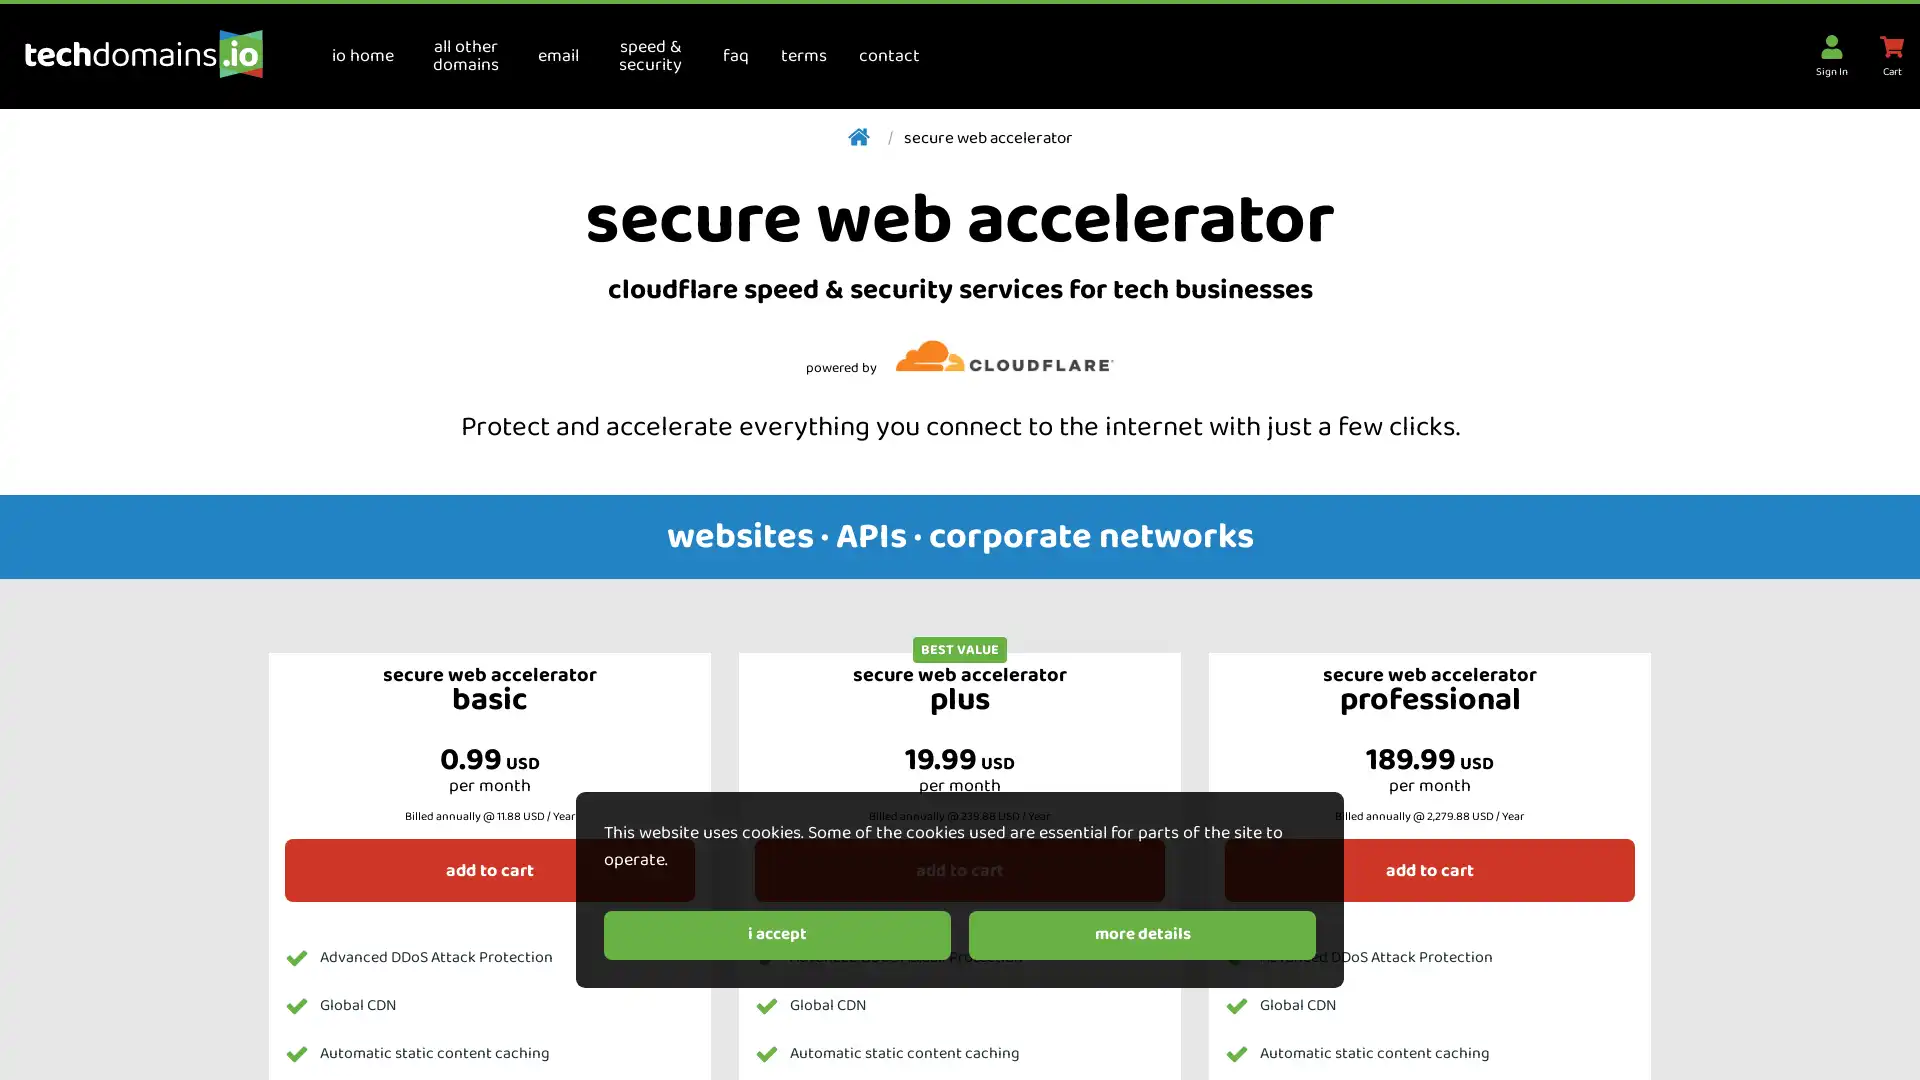 The width and height of the screenshot is (1920, 1080). I want to click on add to cart, so click(958, 869).